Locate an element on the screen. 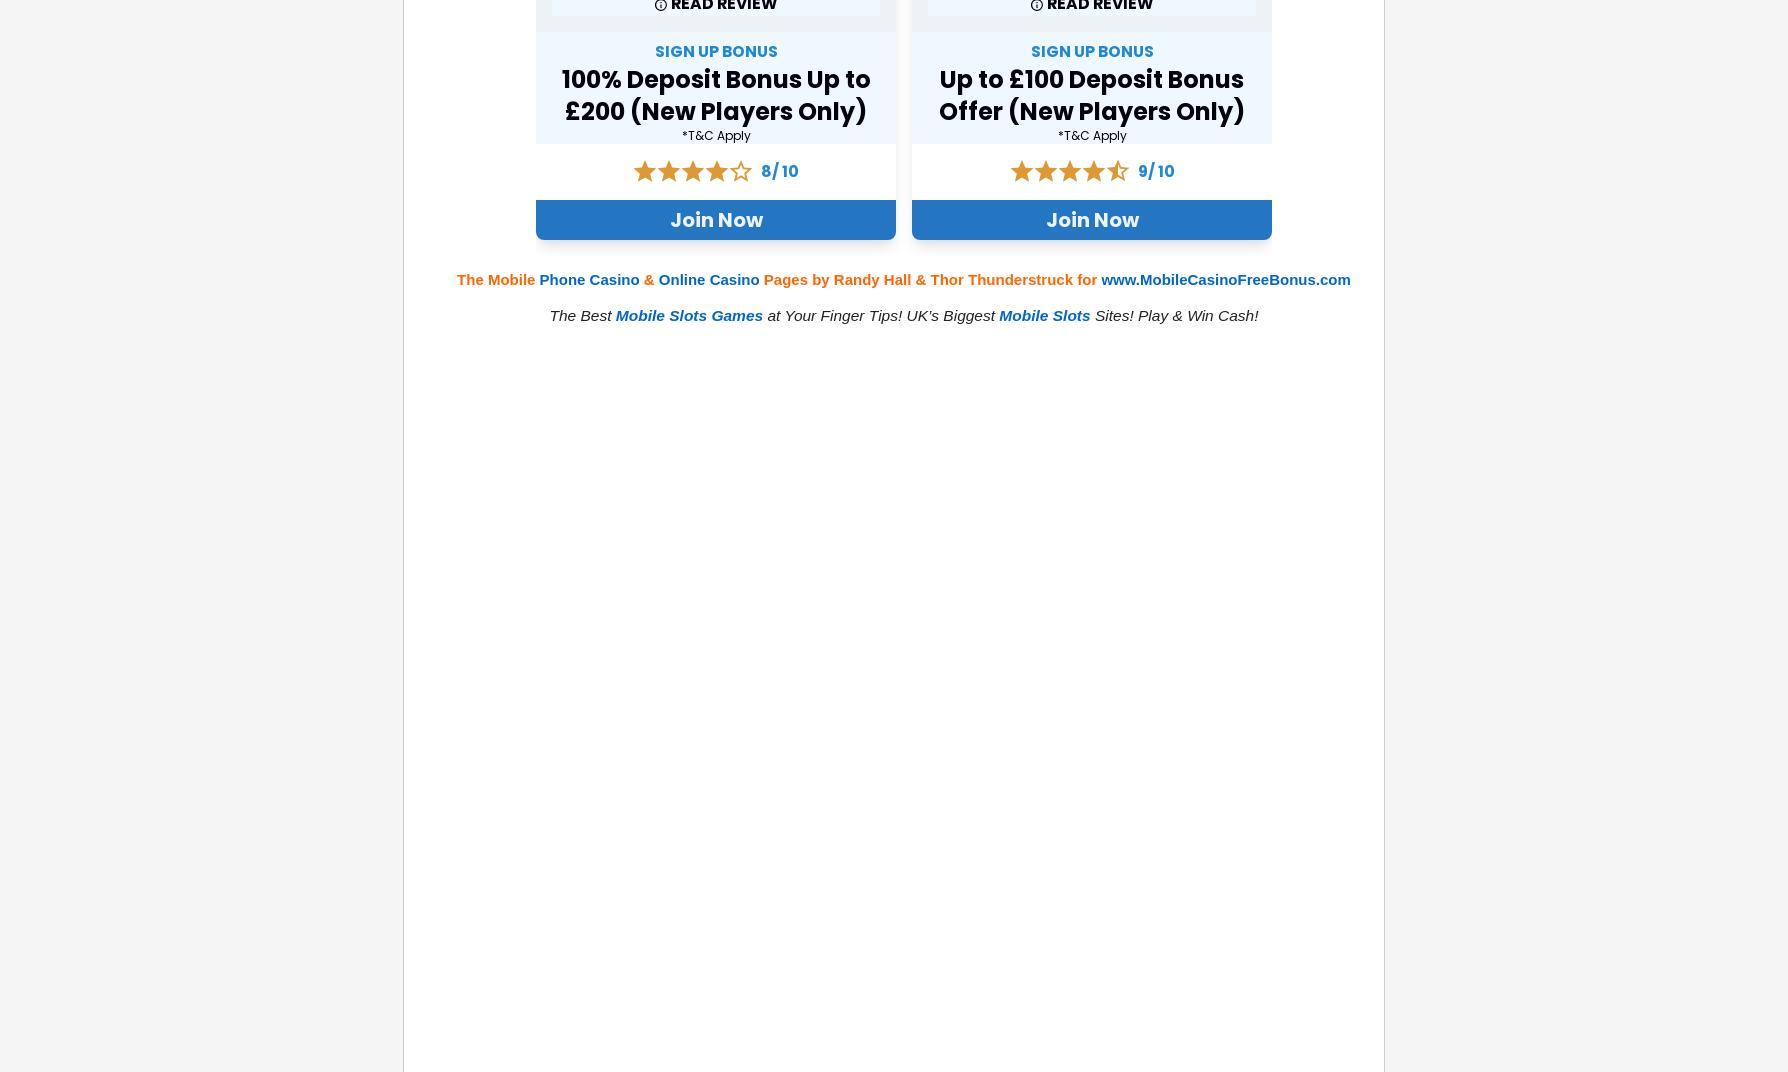 This screenshot has width=1788, height=1072. 'Phone Casino' is located at coordinates (588, 278).